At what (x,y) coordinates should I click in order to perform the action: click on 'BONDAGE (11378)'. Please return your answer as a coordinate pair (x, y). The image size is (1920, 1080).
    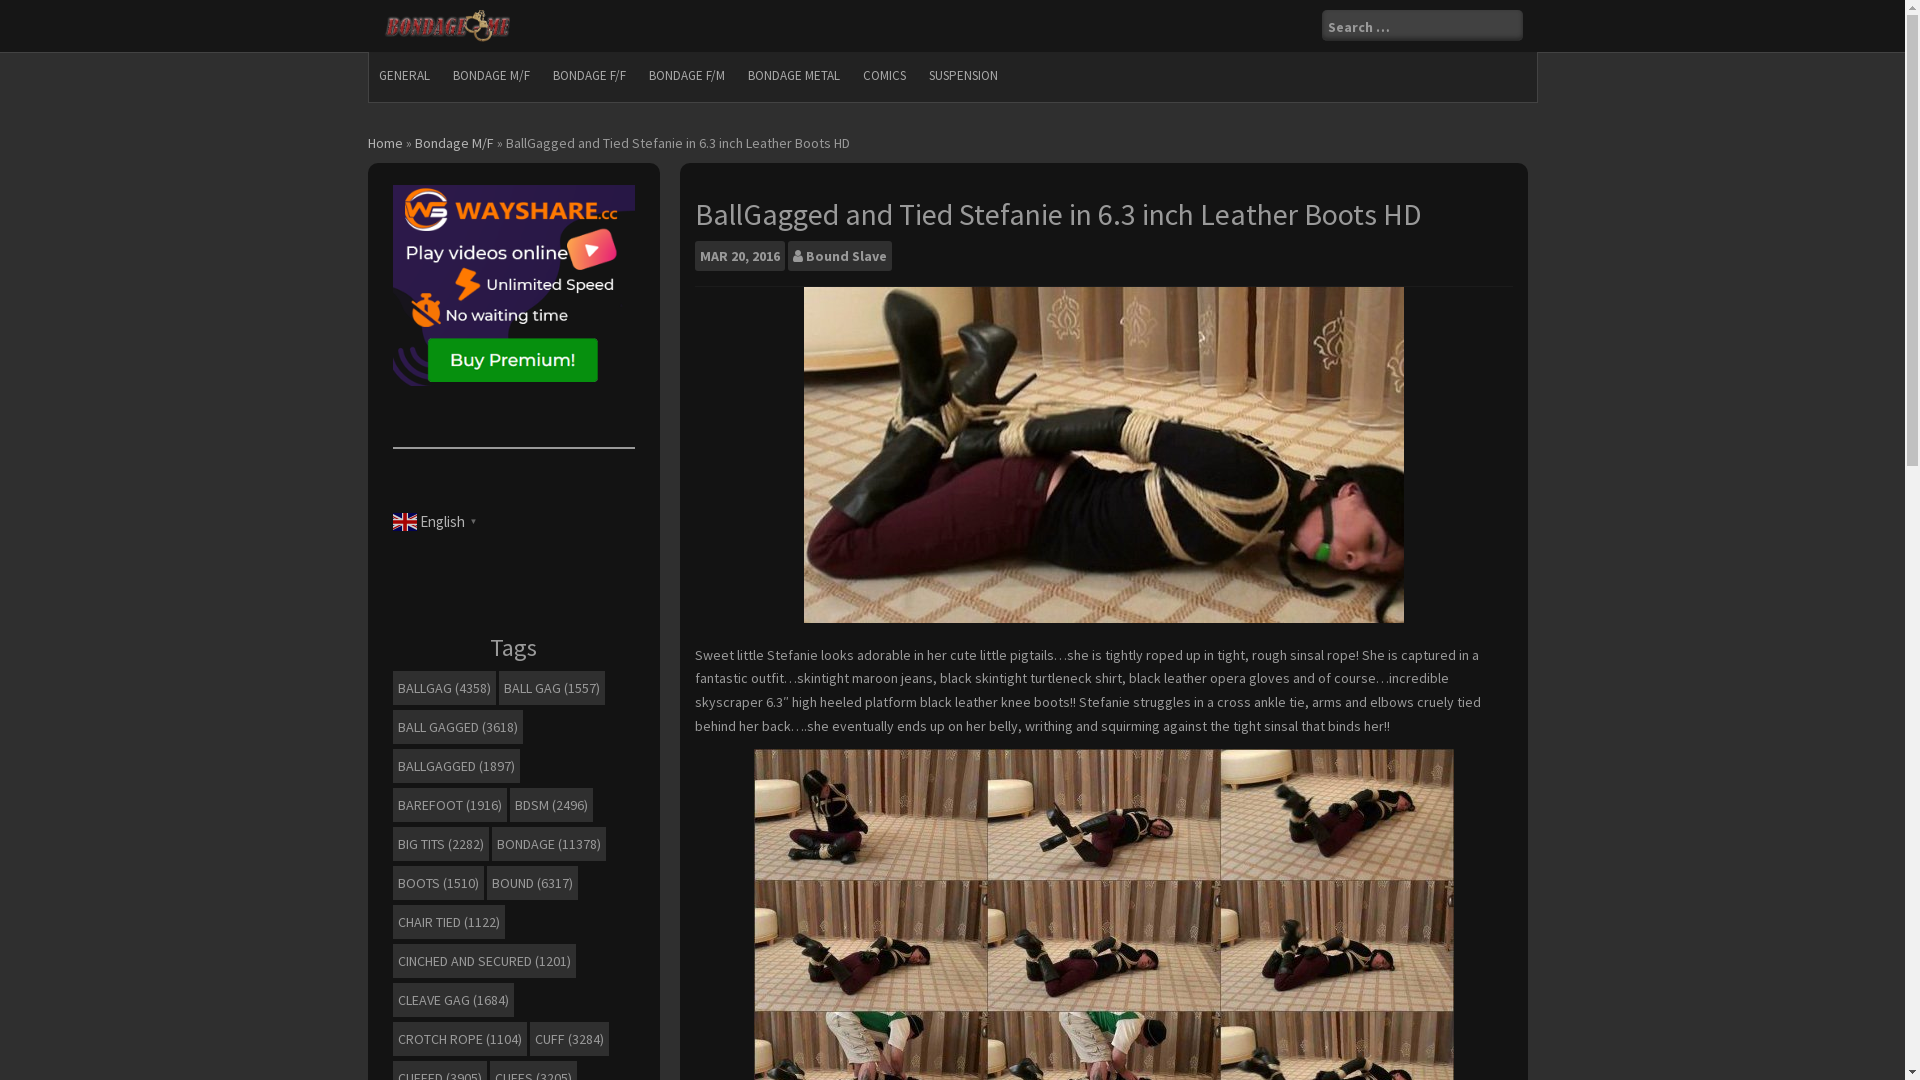
    Looking at the image, I should click on (491, 844).